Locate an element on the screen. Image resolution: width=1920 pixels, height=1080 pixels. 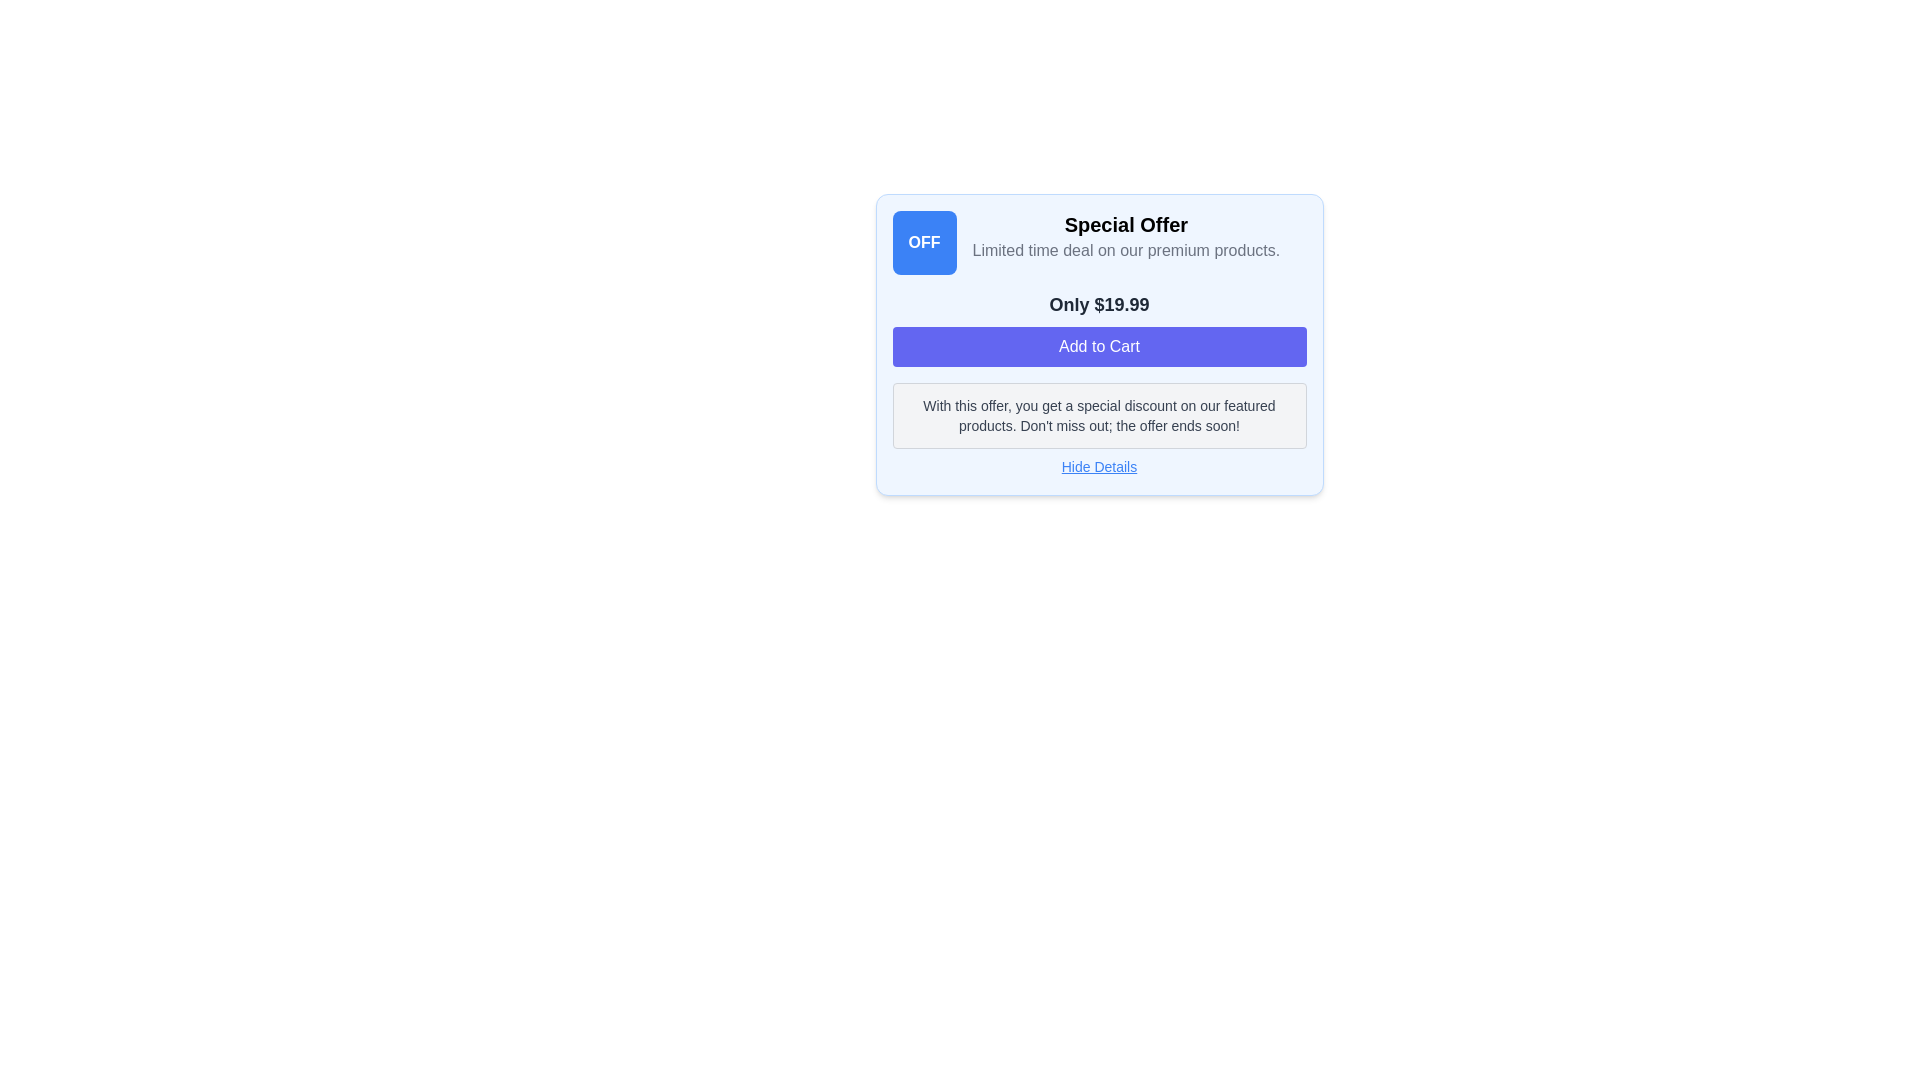
the rounded text content block styled with a light gray background and gray border, located before the 'Hide Details' link within the primary promotional box is located at coordinates (1098, 415).